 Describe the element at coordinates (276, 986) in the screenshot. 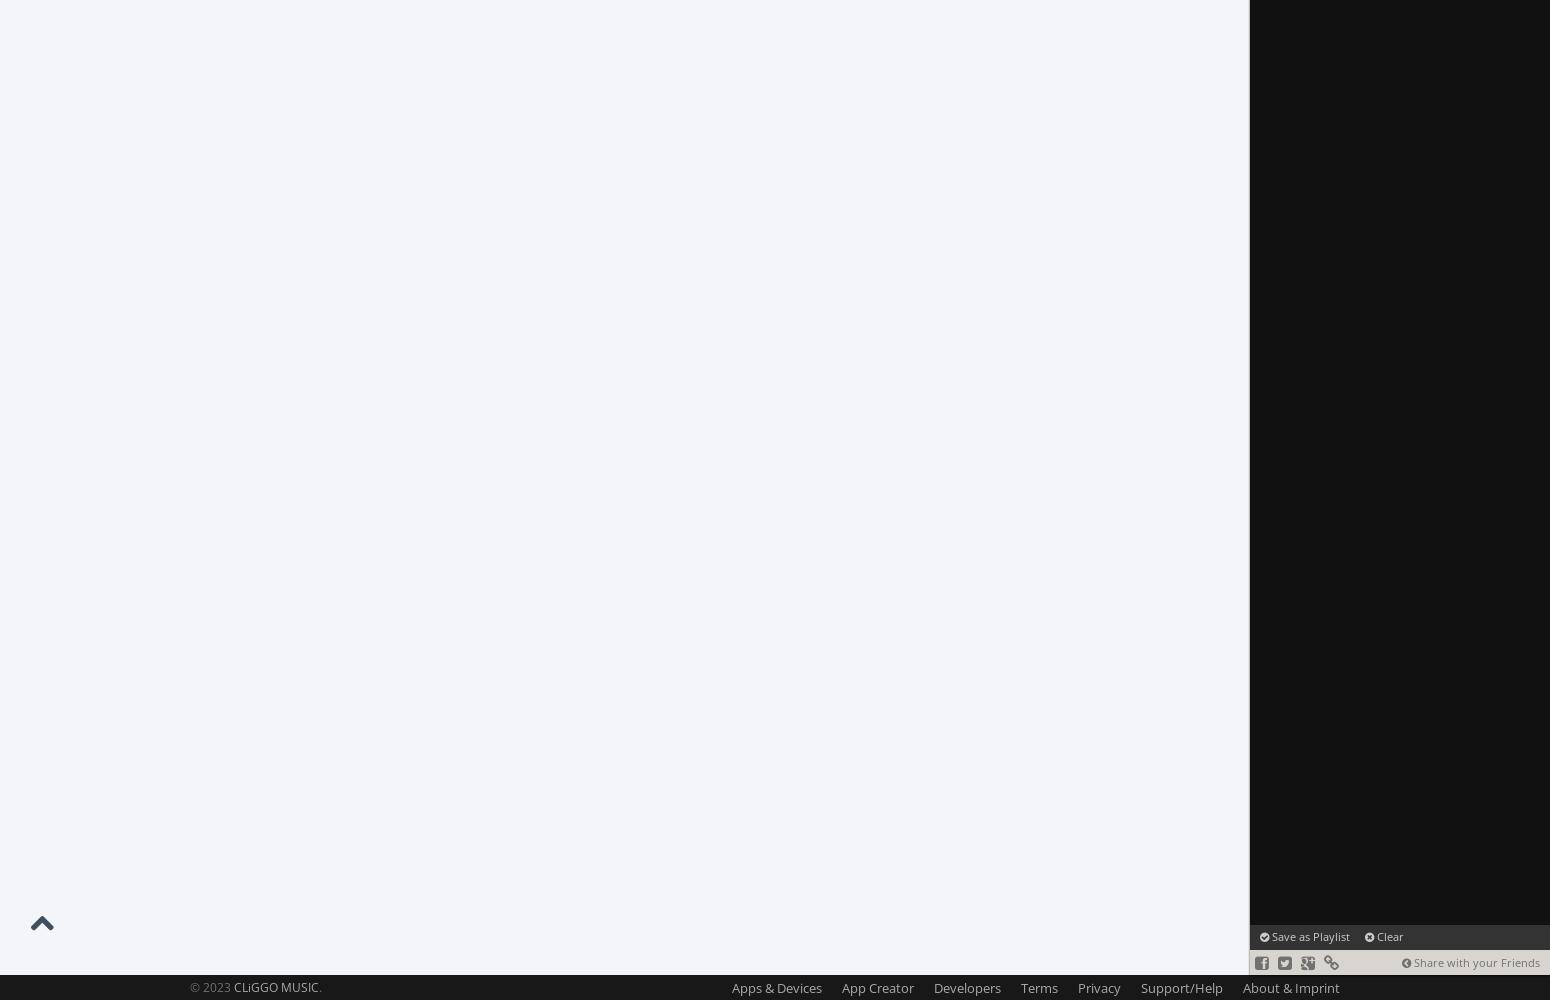

I see `'CLiGGO MUSIC'` at that location.